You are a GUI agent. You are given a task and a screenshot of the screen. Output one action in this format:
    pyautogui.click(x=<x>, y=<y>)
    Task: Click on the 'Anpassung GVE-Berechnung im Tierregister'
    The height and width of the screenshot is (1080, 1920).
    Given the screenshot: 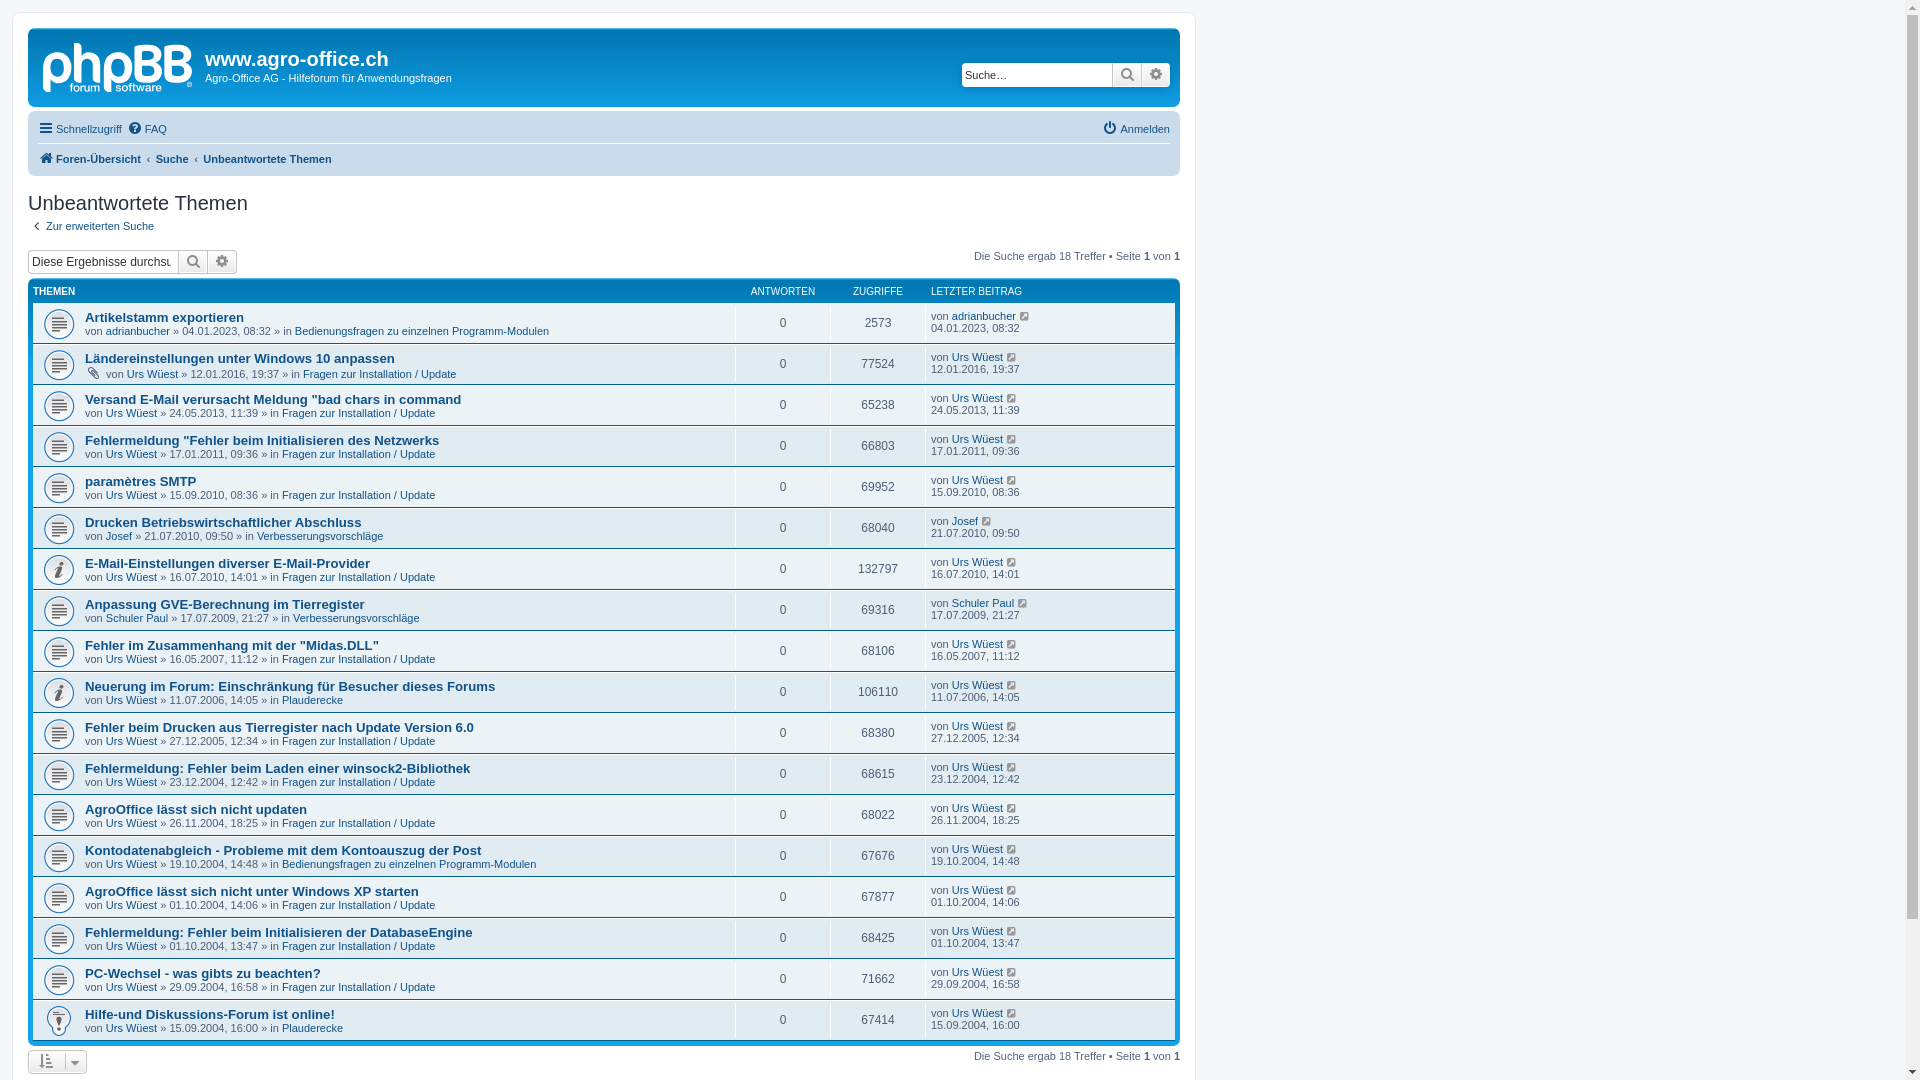 What is the action you would take?
    pyautogui.click(x=225, y=603)
    